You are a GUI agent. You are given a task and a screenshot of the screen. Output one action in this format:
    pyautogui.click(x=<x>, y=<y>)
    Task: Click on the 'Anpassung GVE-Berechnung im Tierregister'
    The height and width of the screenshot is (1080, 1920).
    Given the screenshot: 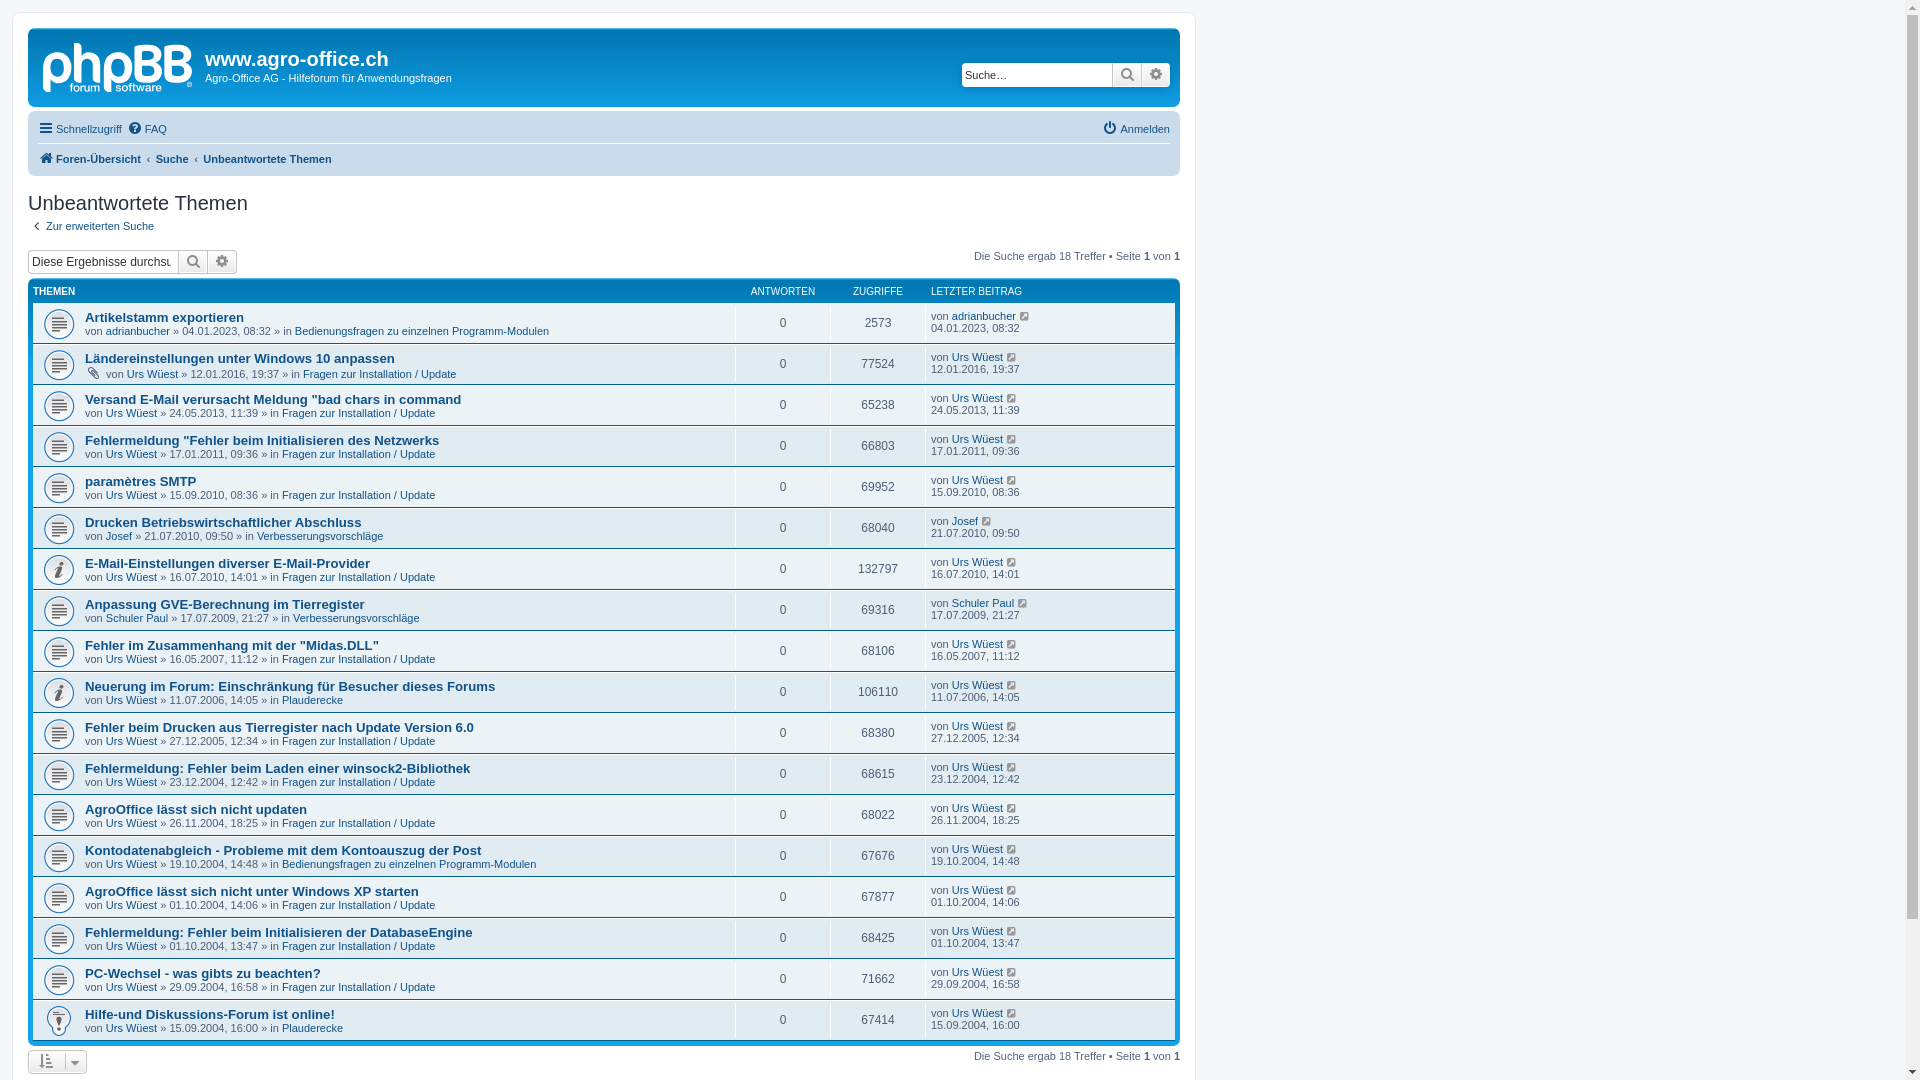 What is the action you would take?
    pyautogui.click(x=225, y=603)
    